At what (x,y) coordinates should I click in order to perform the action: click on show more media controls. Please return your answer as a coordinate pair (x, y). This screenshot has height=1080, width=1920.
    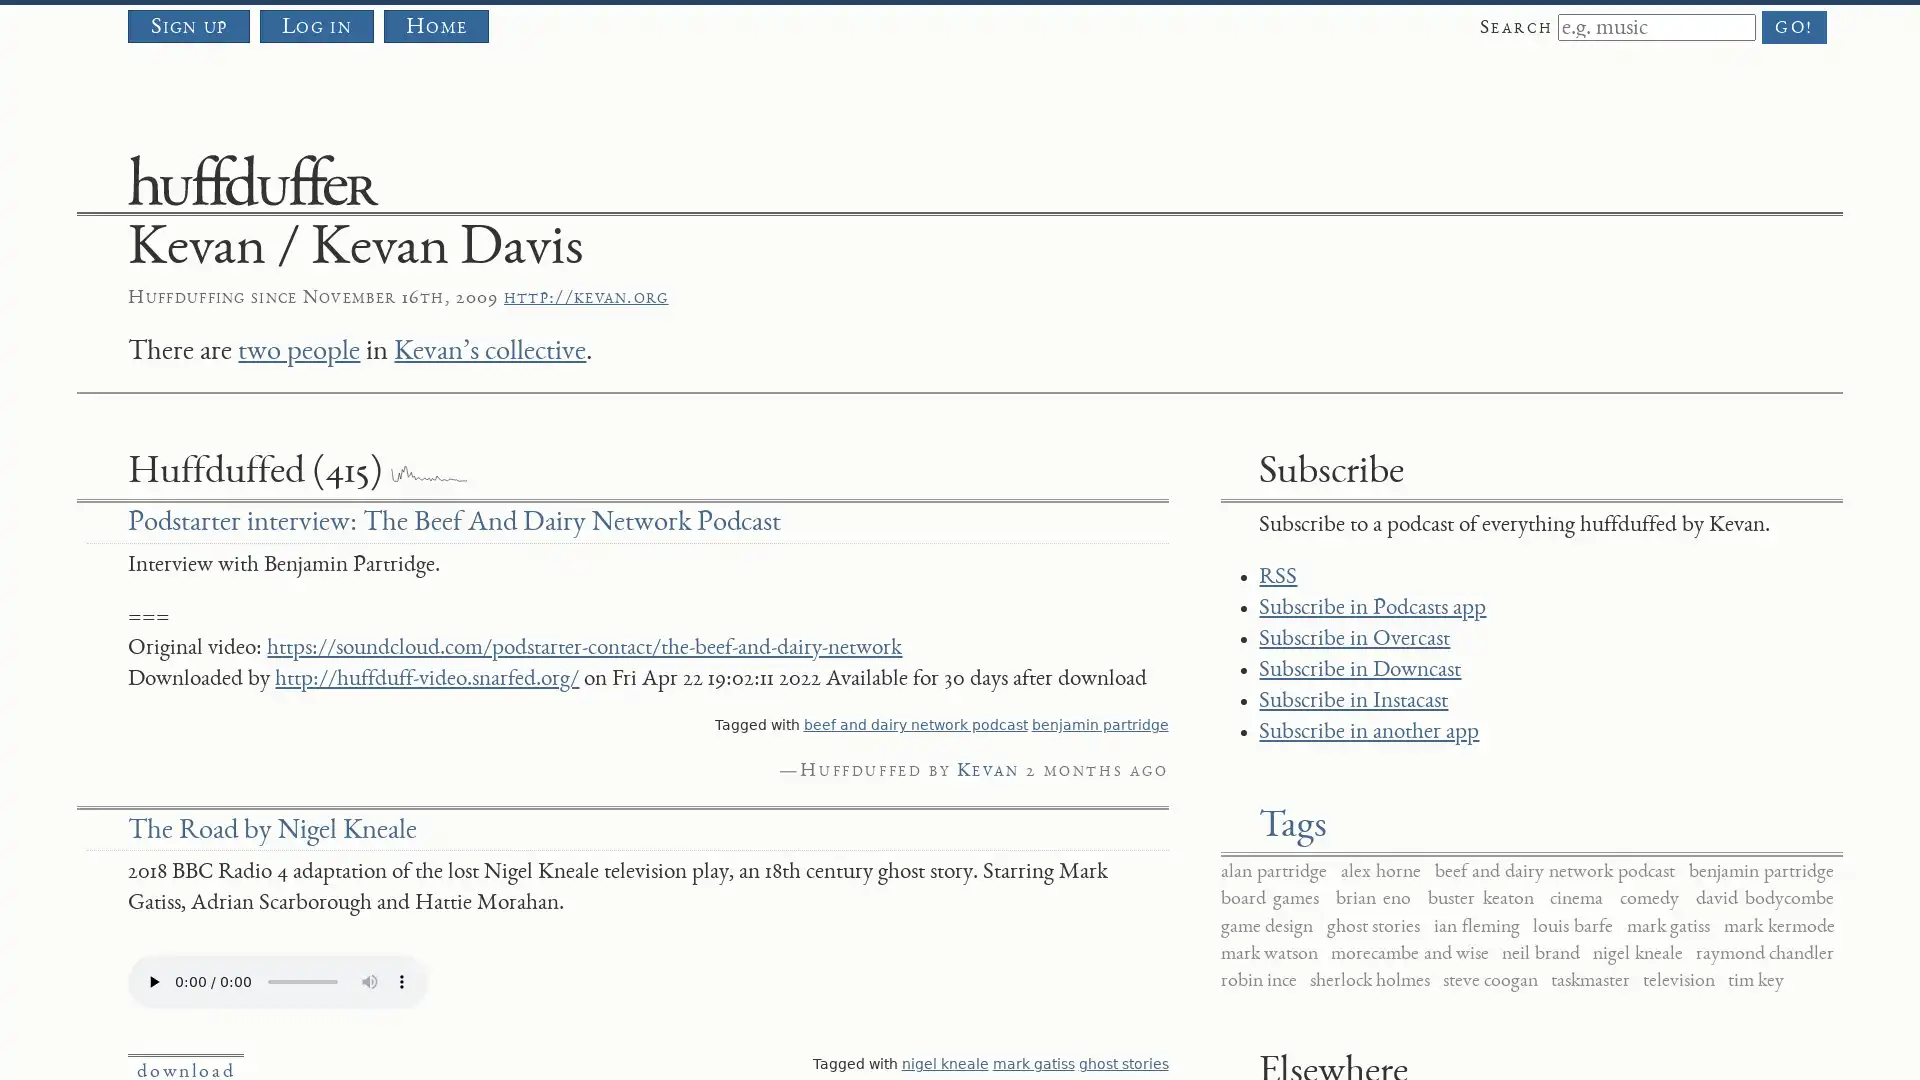
    Looking at the image, I should click on (401, 979).